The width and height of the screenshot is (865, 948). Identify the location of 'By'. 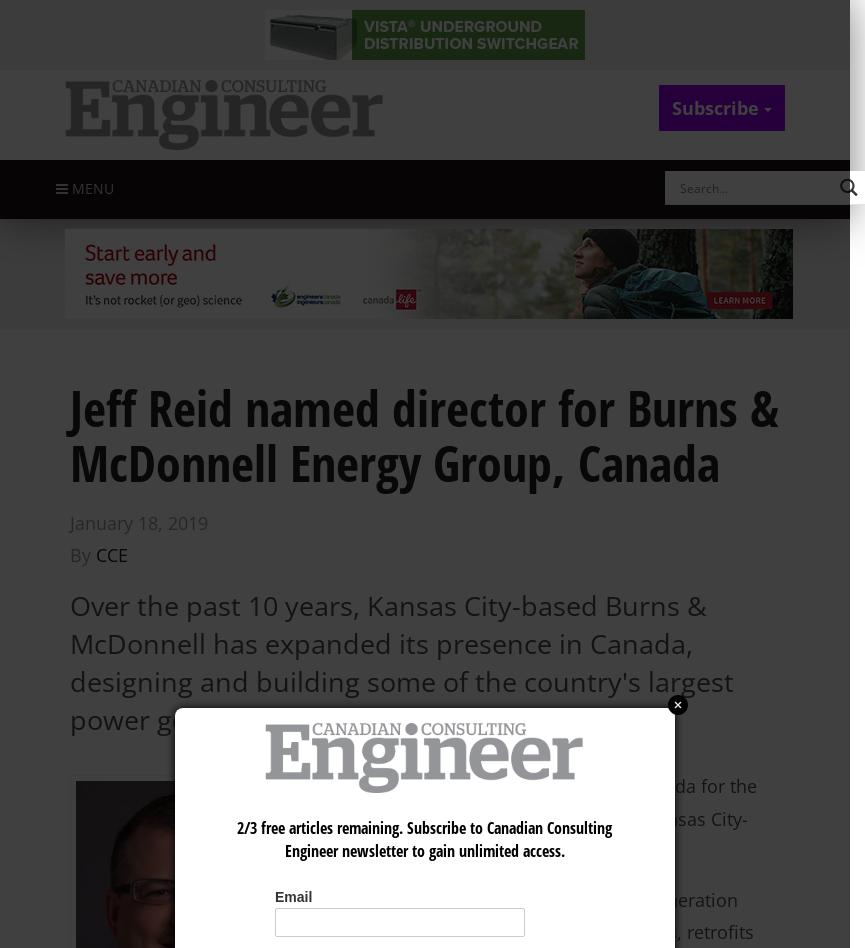
(69, 554).